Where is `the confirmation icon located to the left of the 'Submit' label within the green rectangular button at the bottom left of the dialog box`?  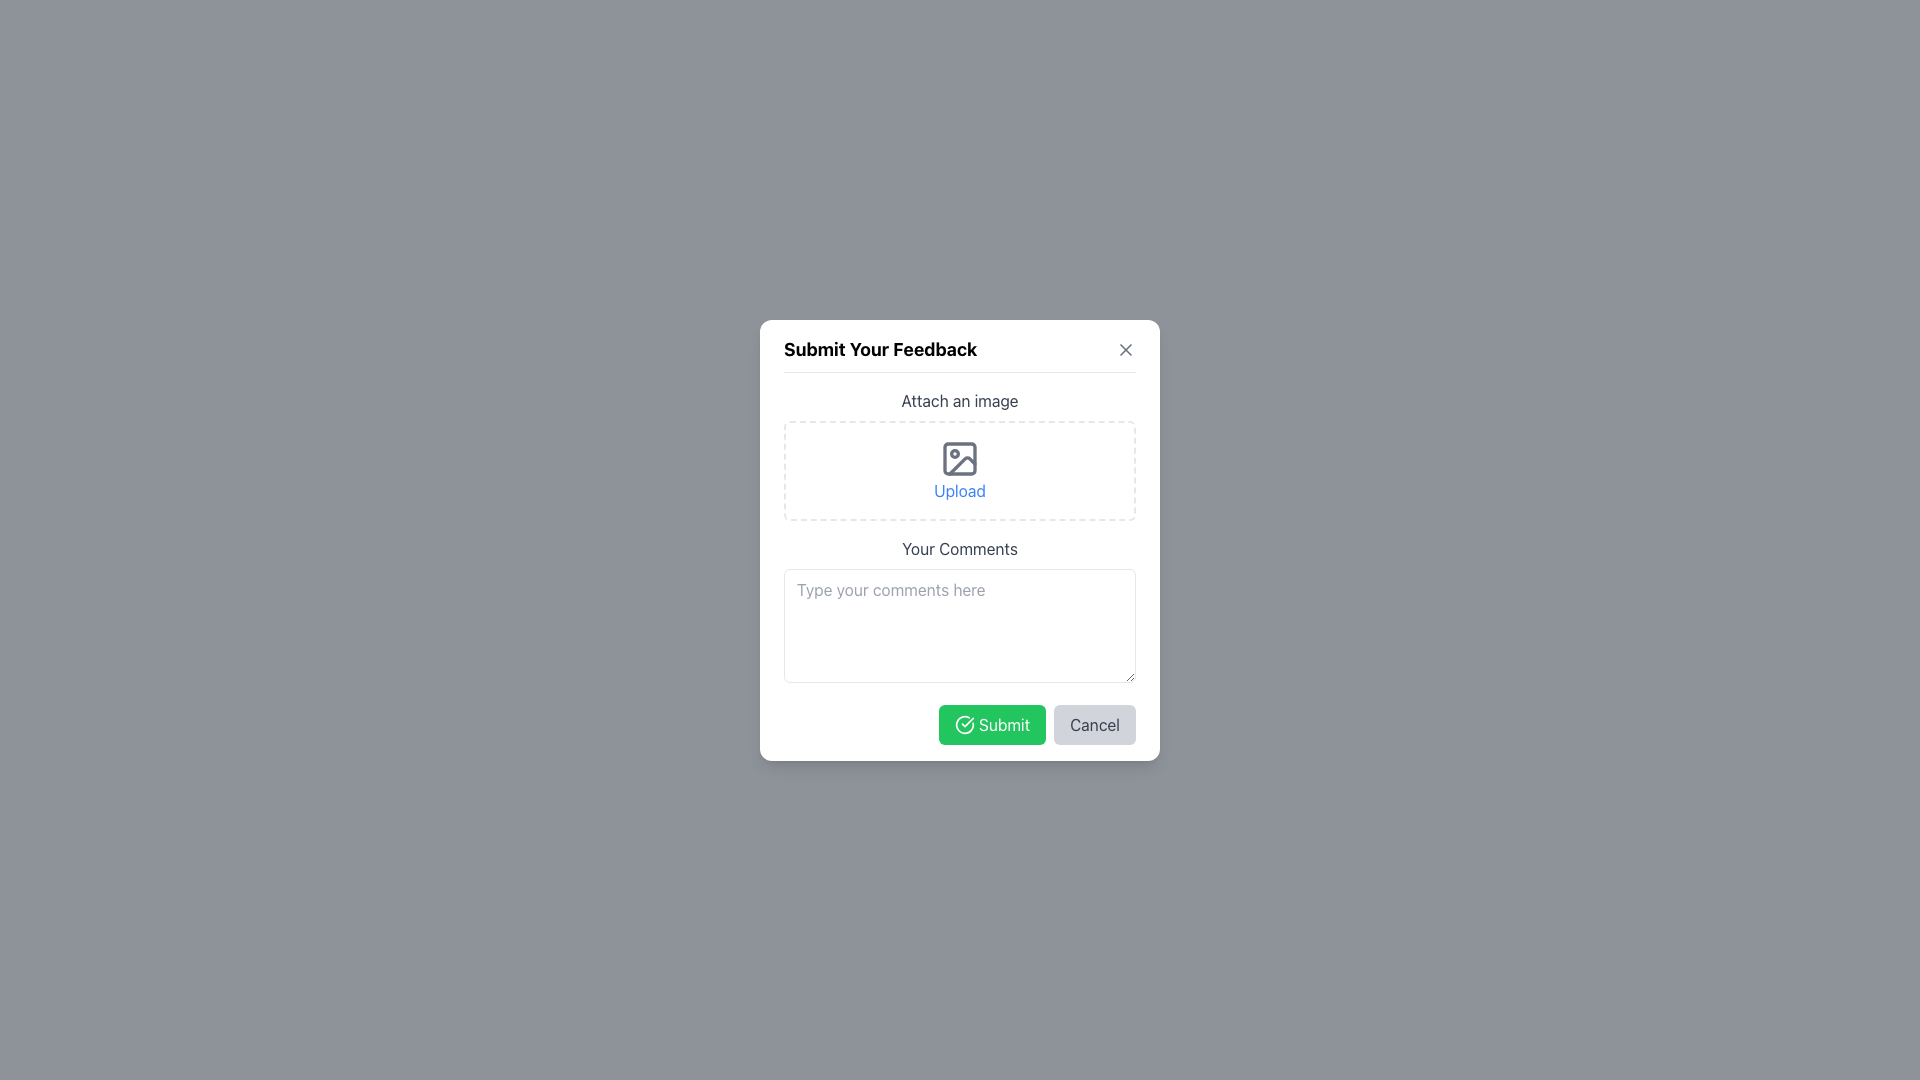
the confirmation icon located to the left of the 'Submit' label within the green rectangular button at the bottom left of the dialog box is located at coordinates (964, 724).